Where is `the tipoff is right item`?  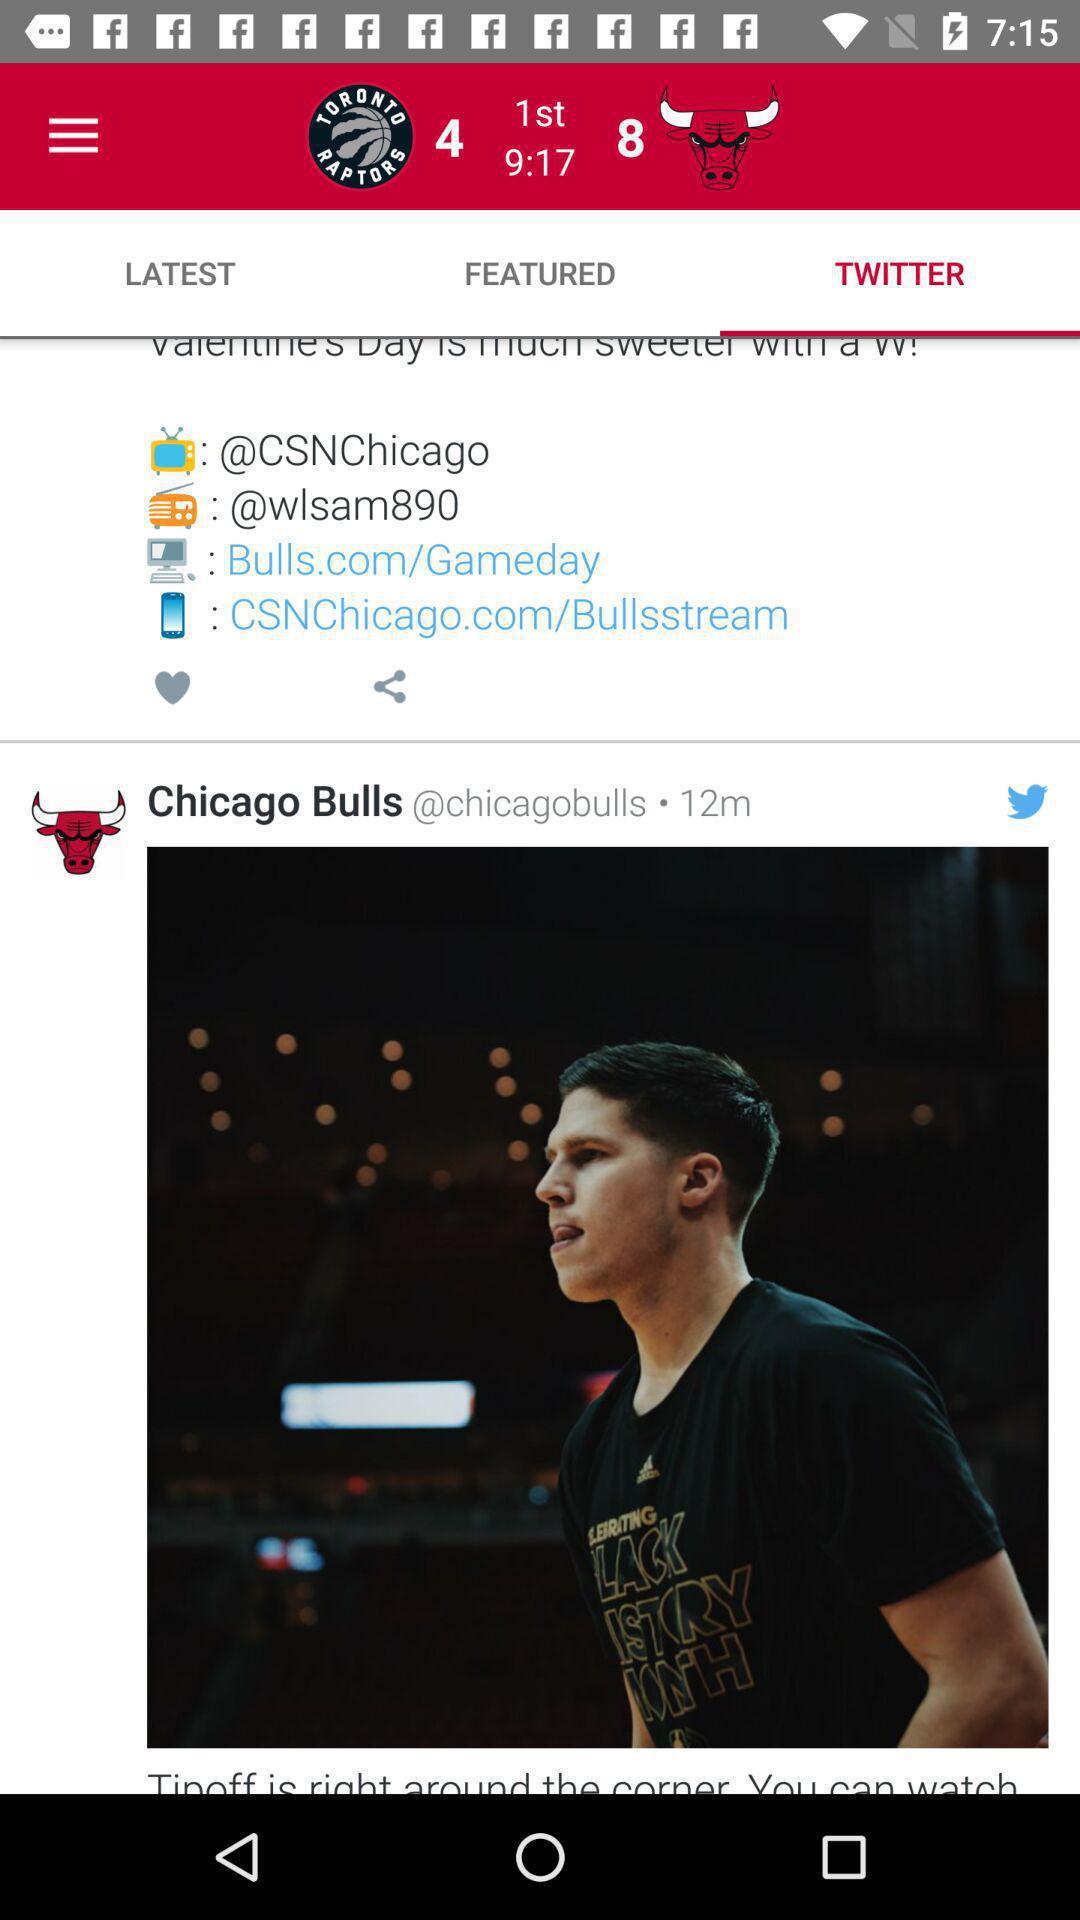 the tipoff is right item is located at coordinates (596, 1776).